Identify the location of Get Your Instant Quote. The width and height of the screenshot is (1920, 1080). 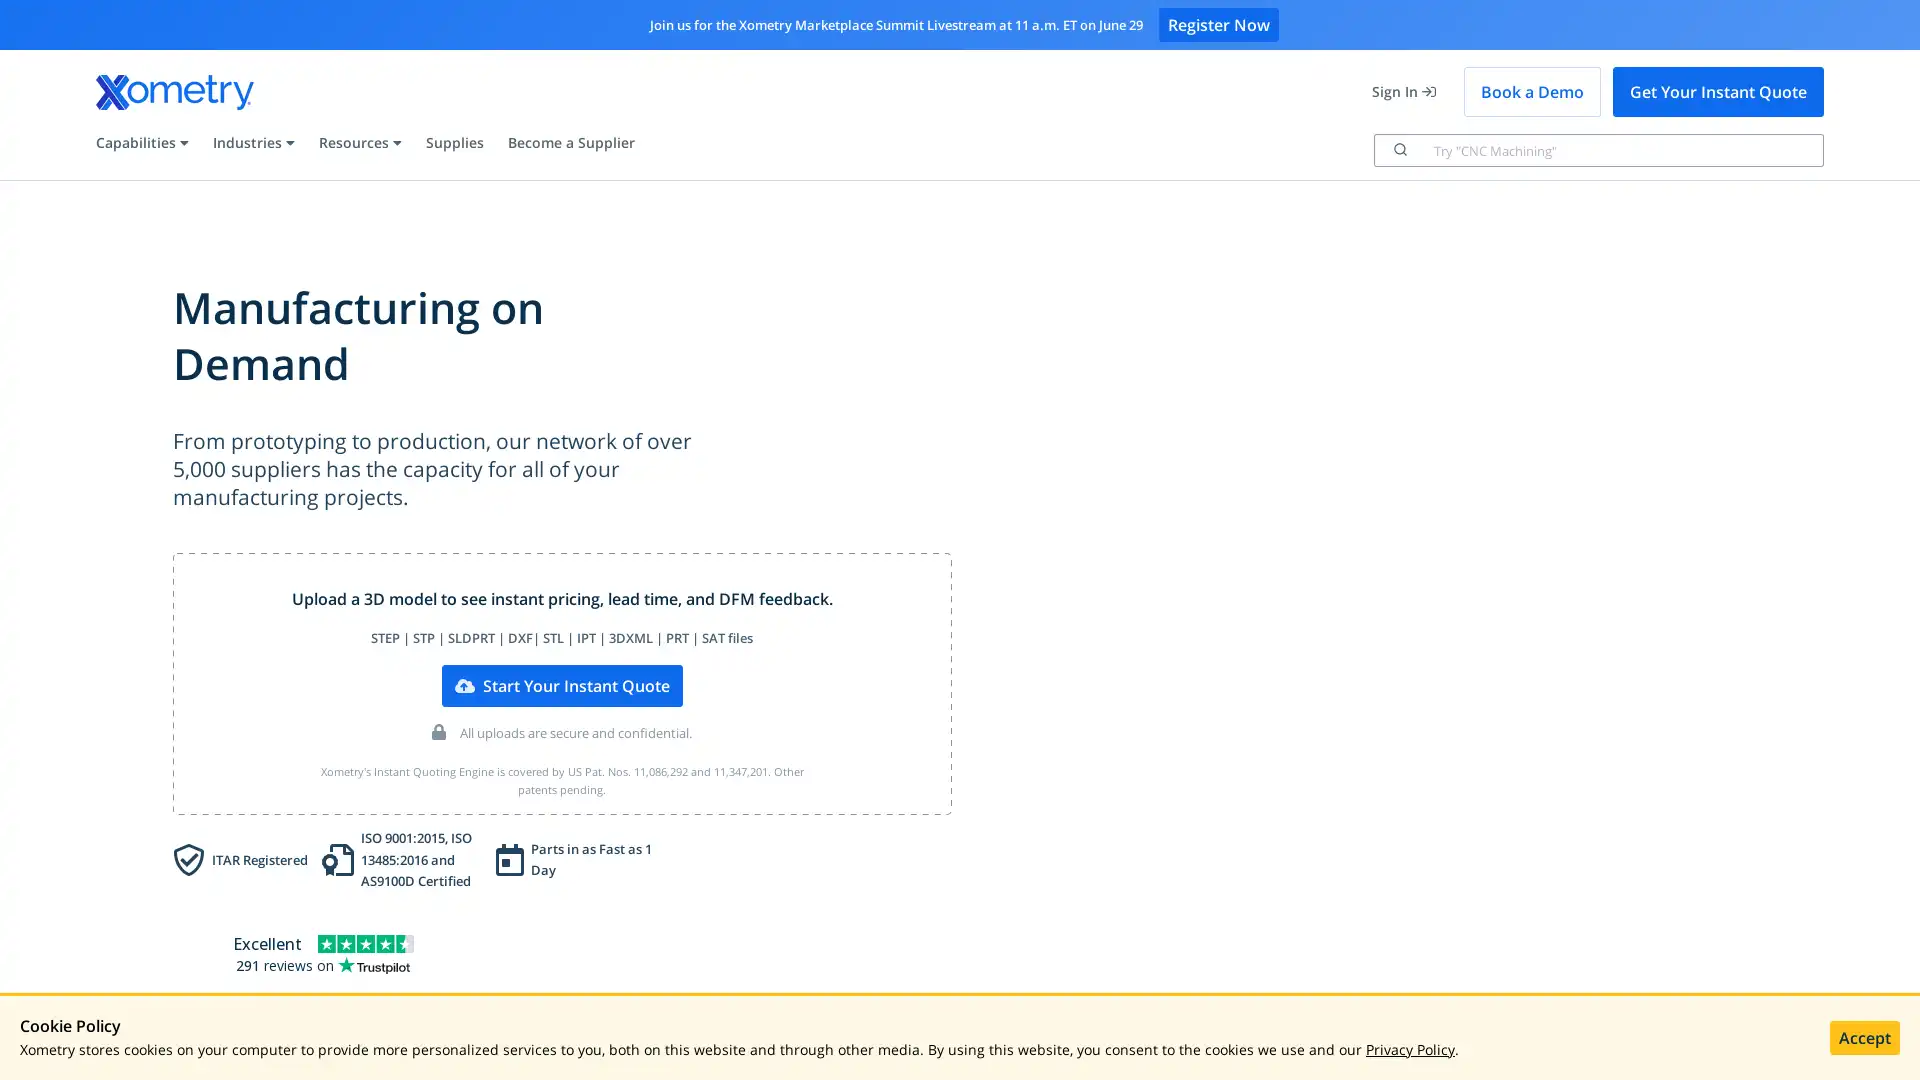
(1717, 92).